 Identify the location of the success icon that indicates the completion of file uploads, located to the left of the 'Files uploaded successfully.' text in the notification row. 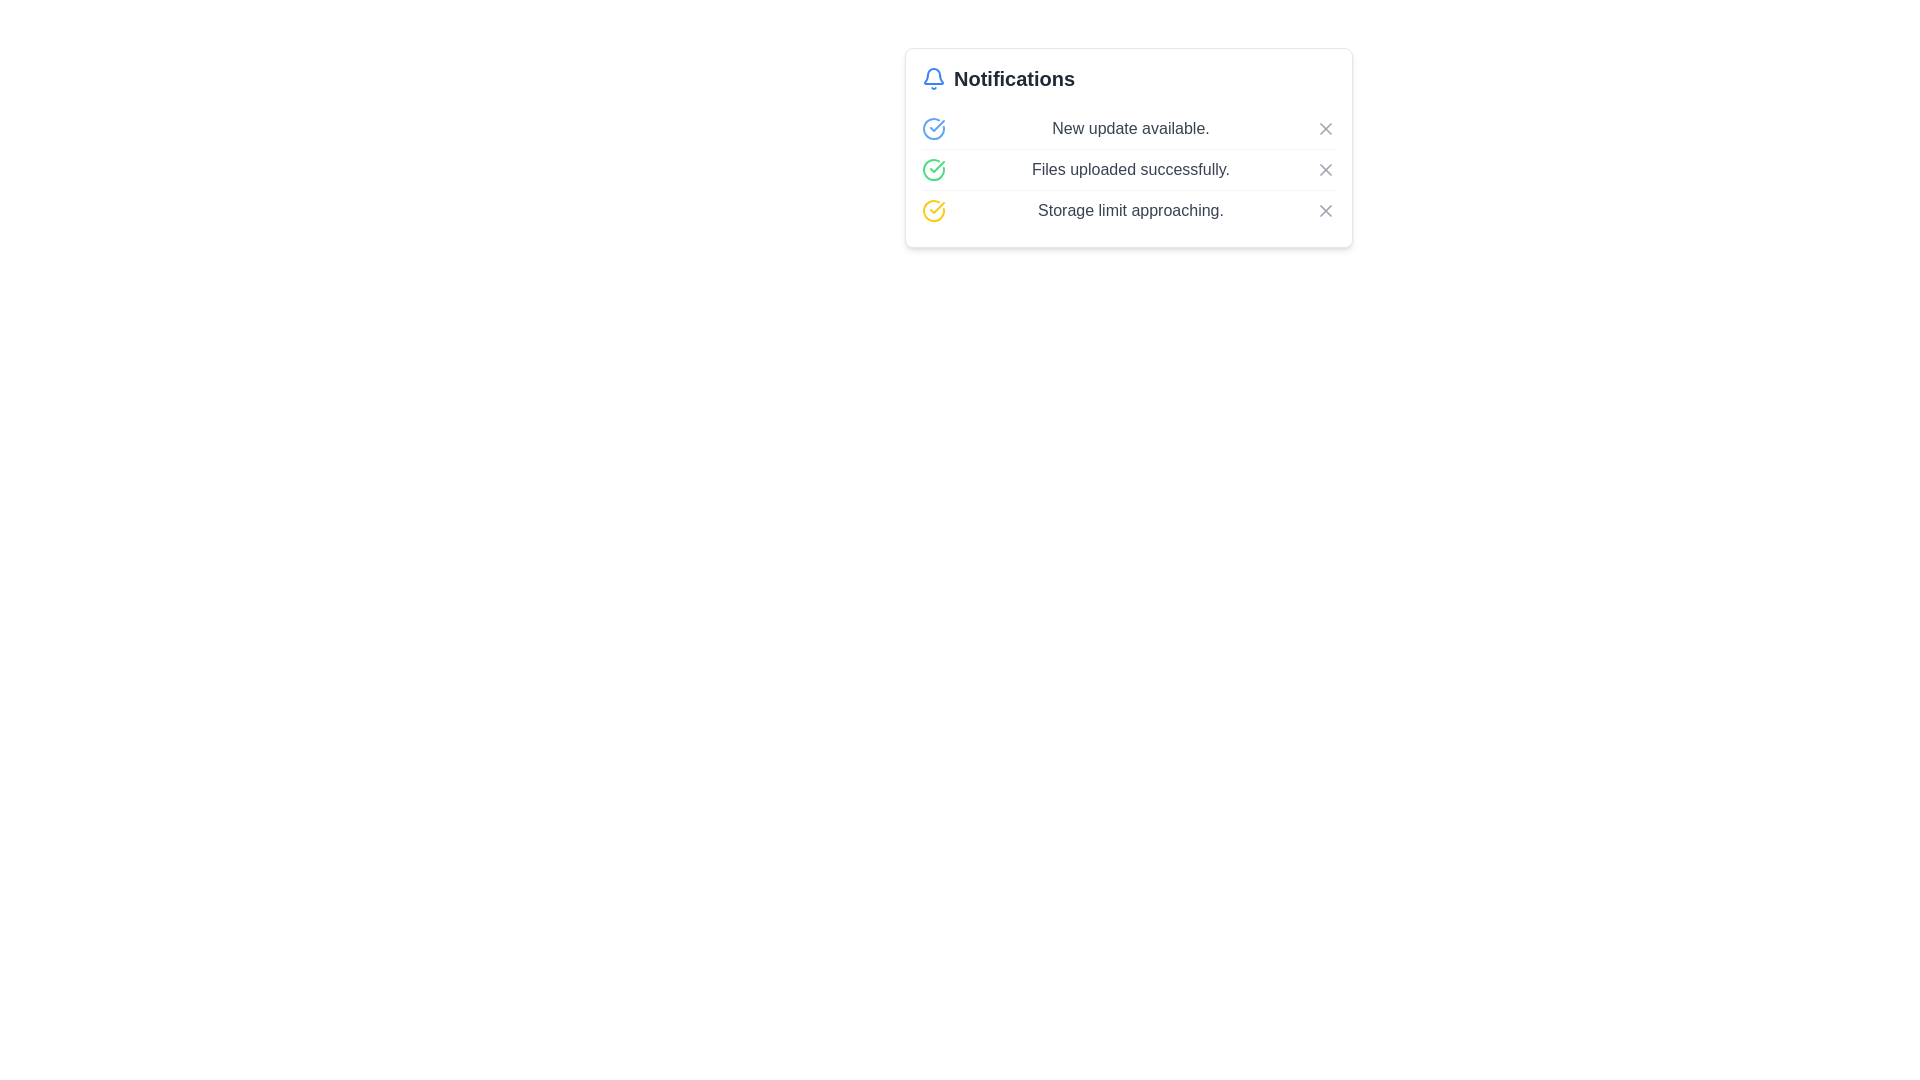
(933, 168).